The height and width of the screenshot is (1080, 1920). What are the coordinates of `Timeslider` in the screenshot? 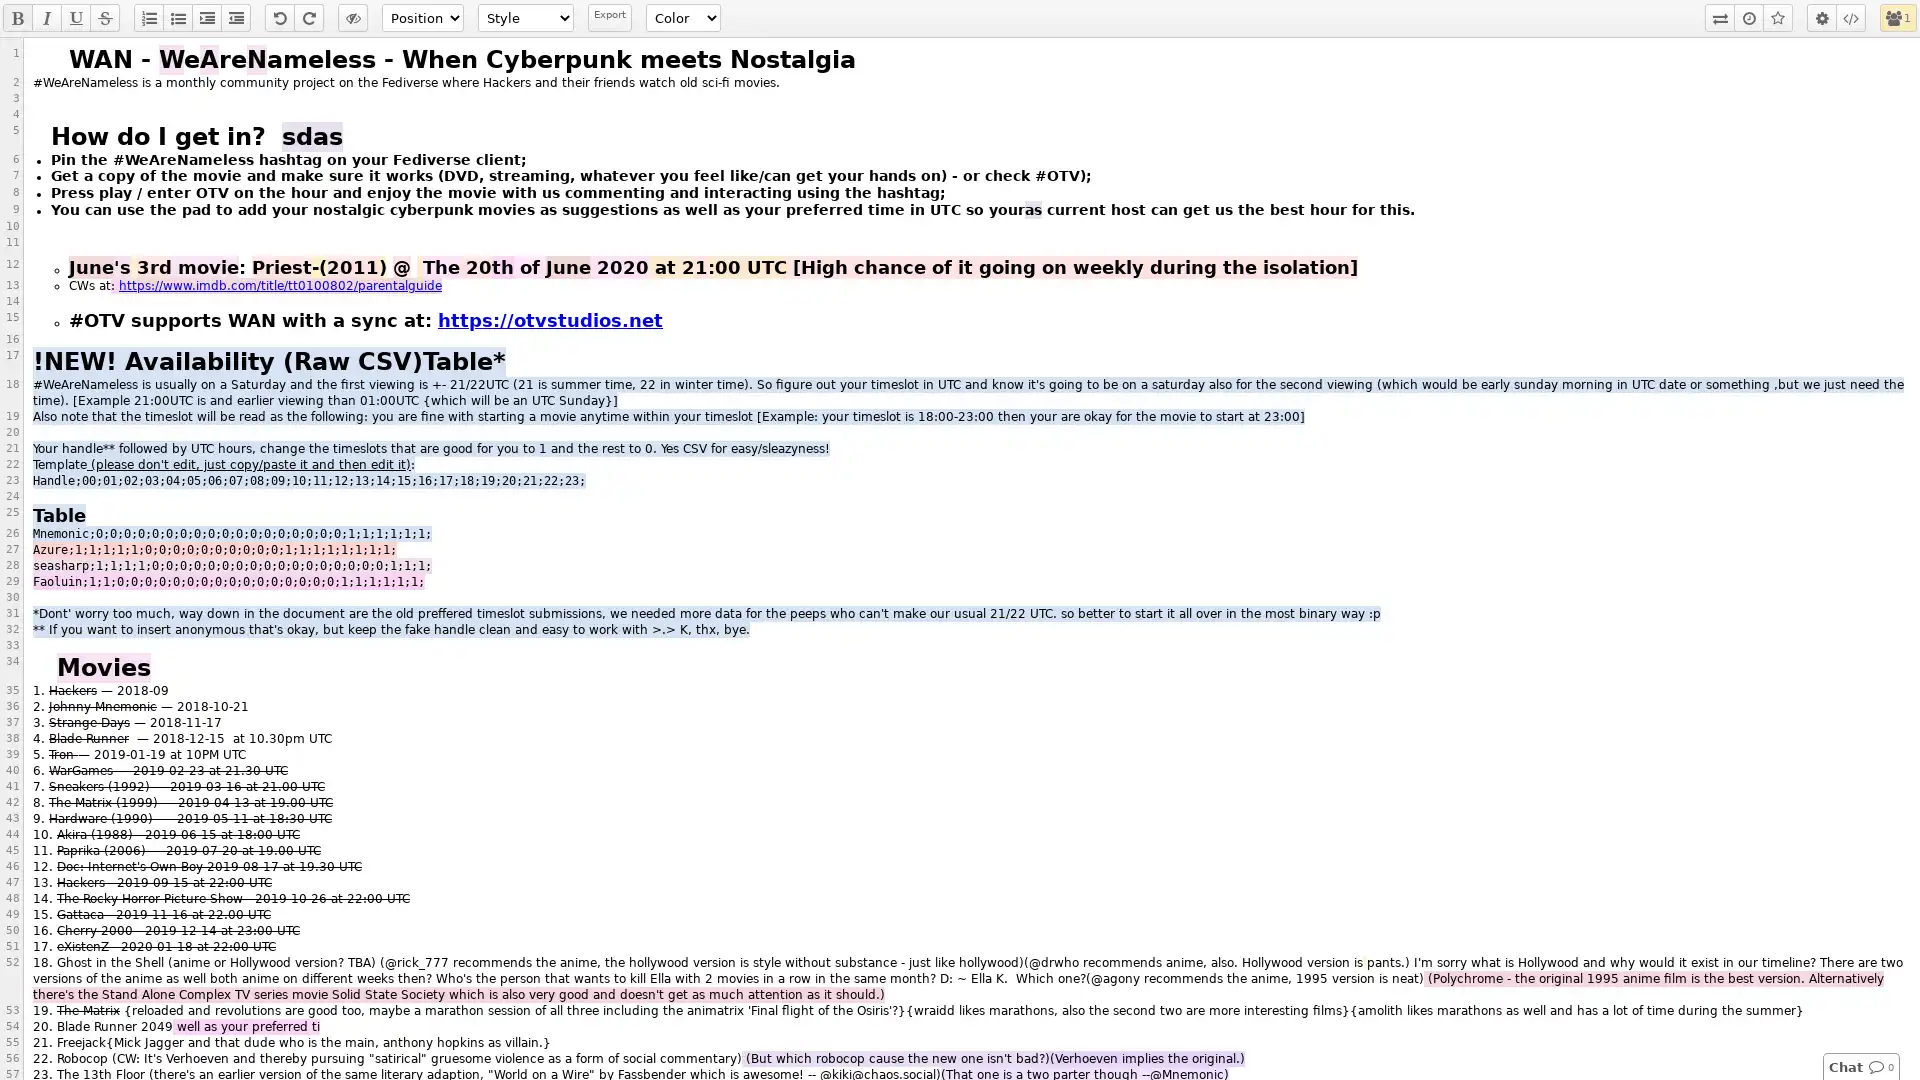 It's located at (1747, 18).